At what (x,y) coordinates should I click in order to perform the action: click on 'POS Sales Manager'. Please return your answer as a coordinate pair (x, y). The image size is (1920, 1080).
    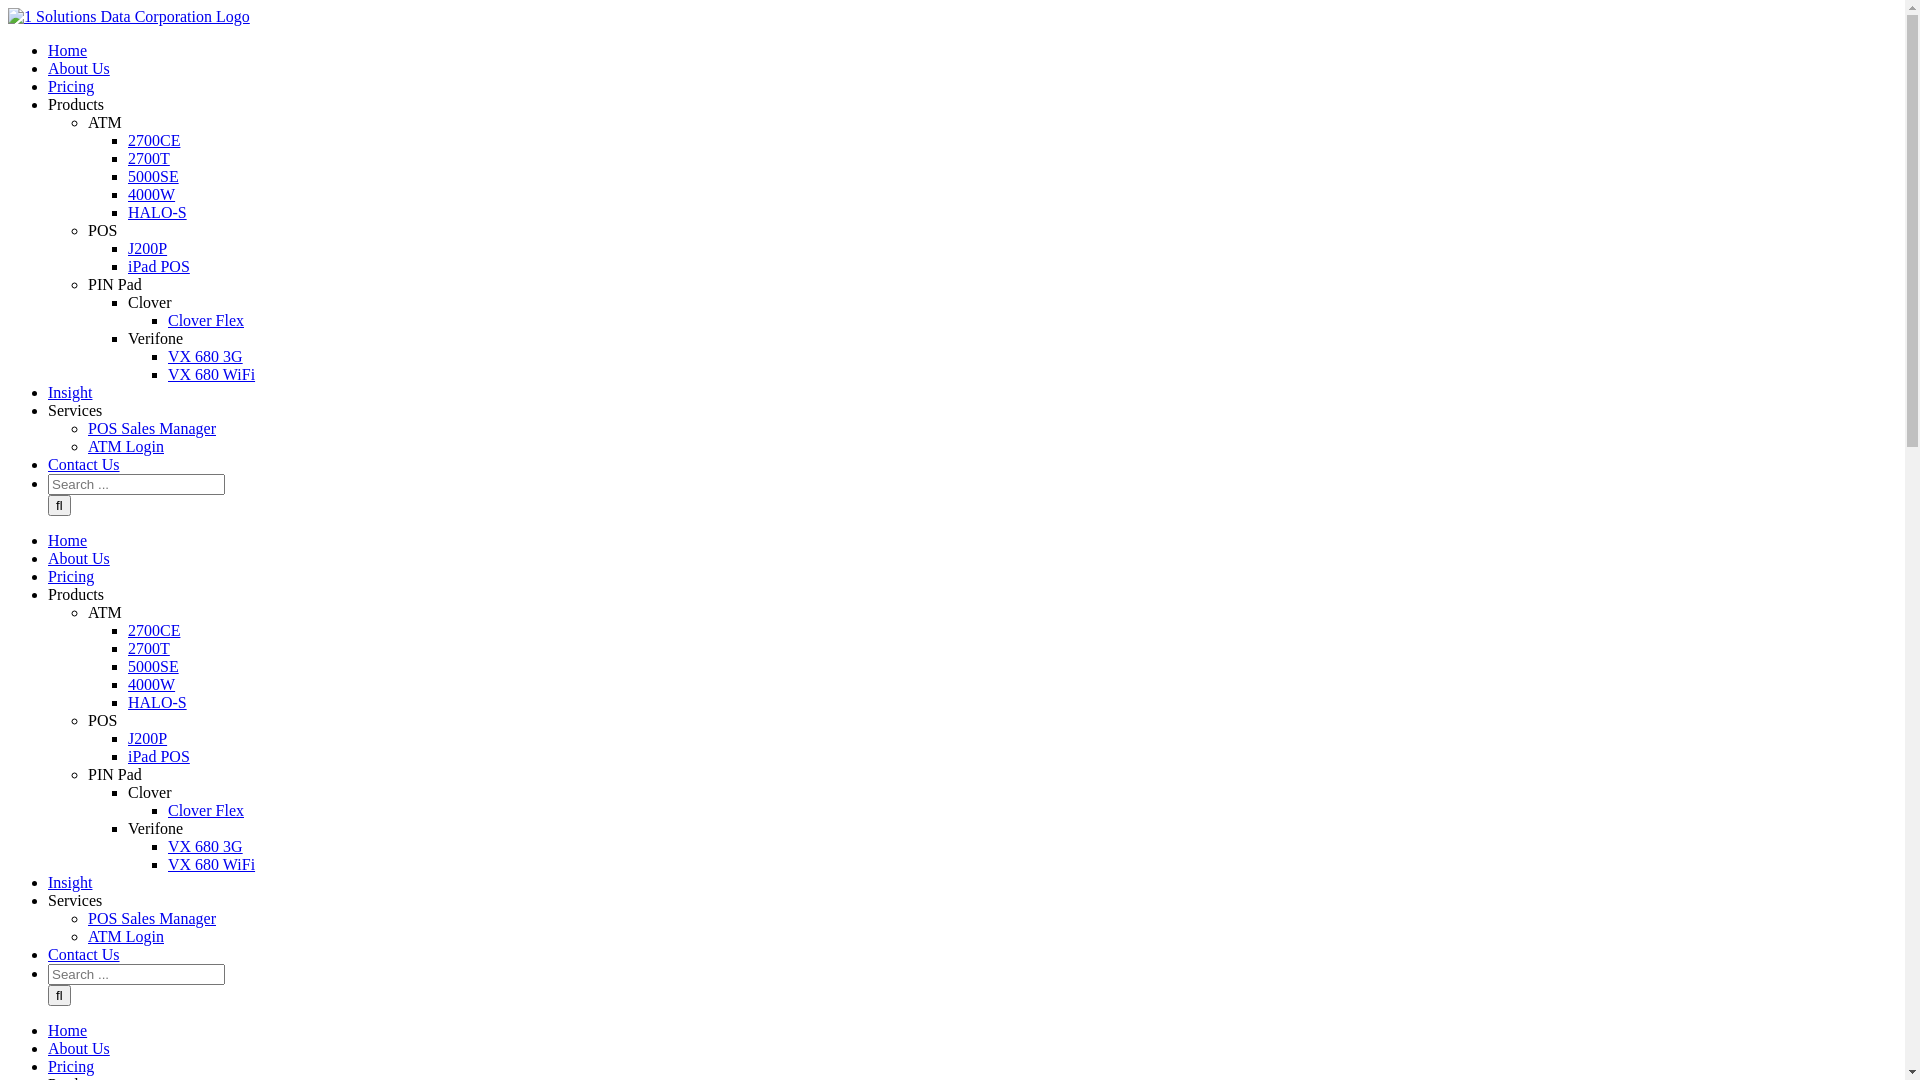
    Looking at the image, I should click on (151, 427).